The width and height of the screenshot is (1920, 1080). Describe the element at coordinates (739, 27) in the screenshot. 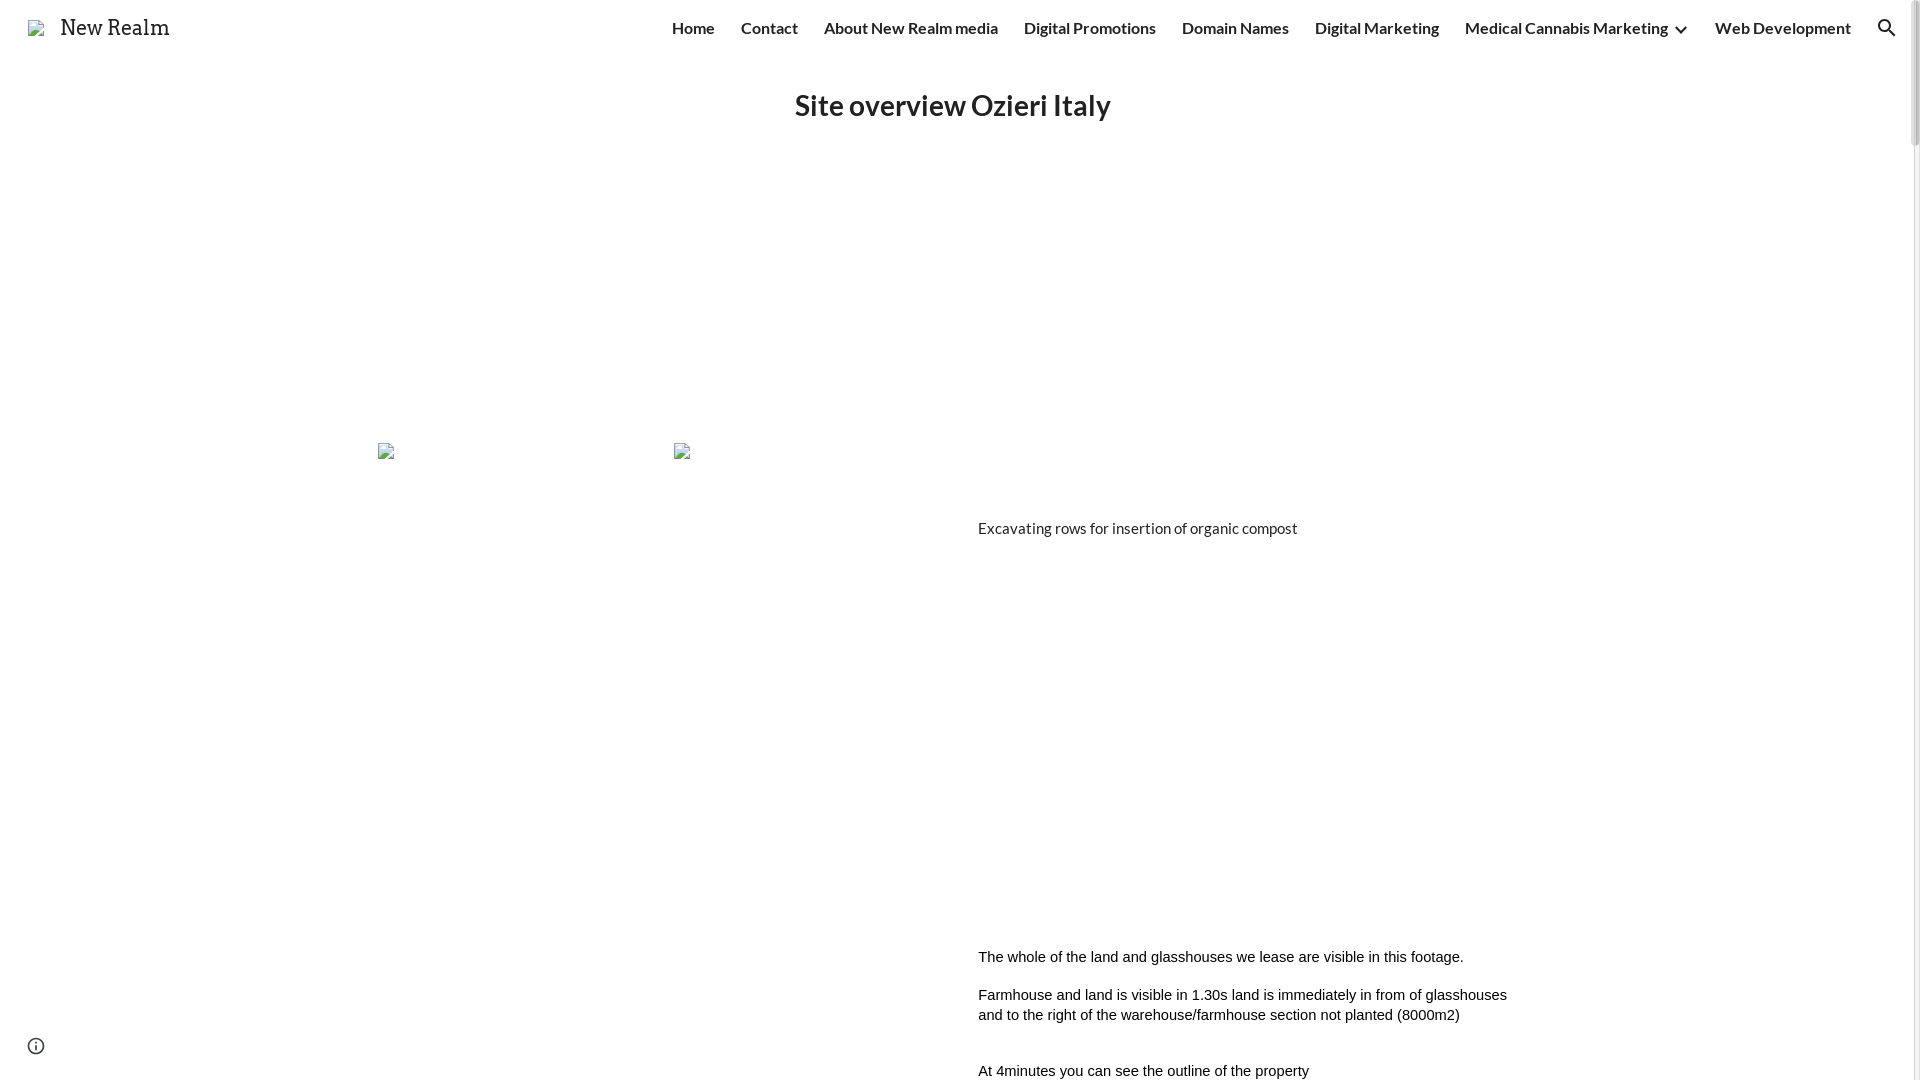

I see `'Contact'` at that location.